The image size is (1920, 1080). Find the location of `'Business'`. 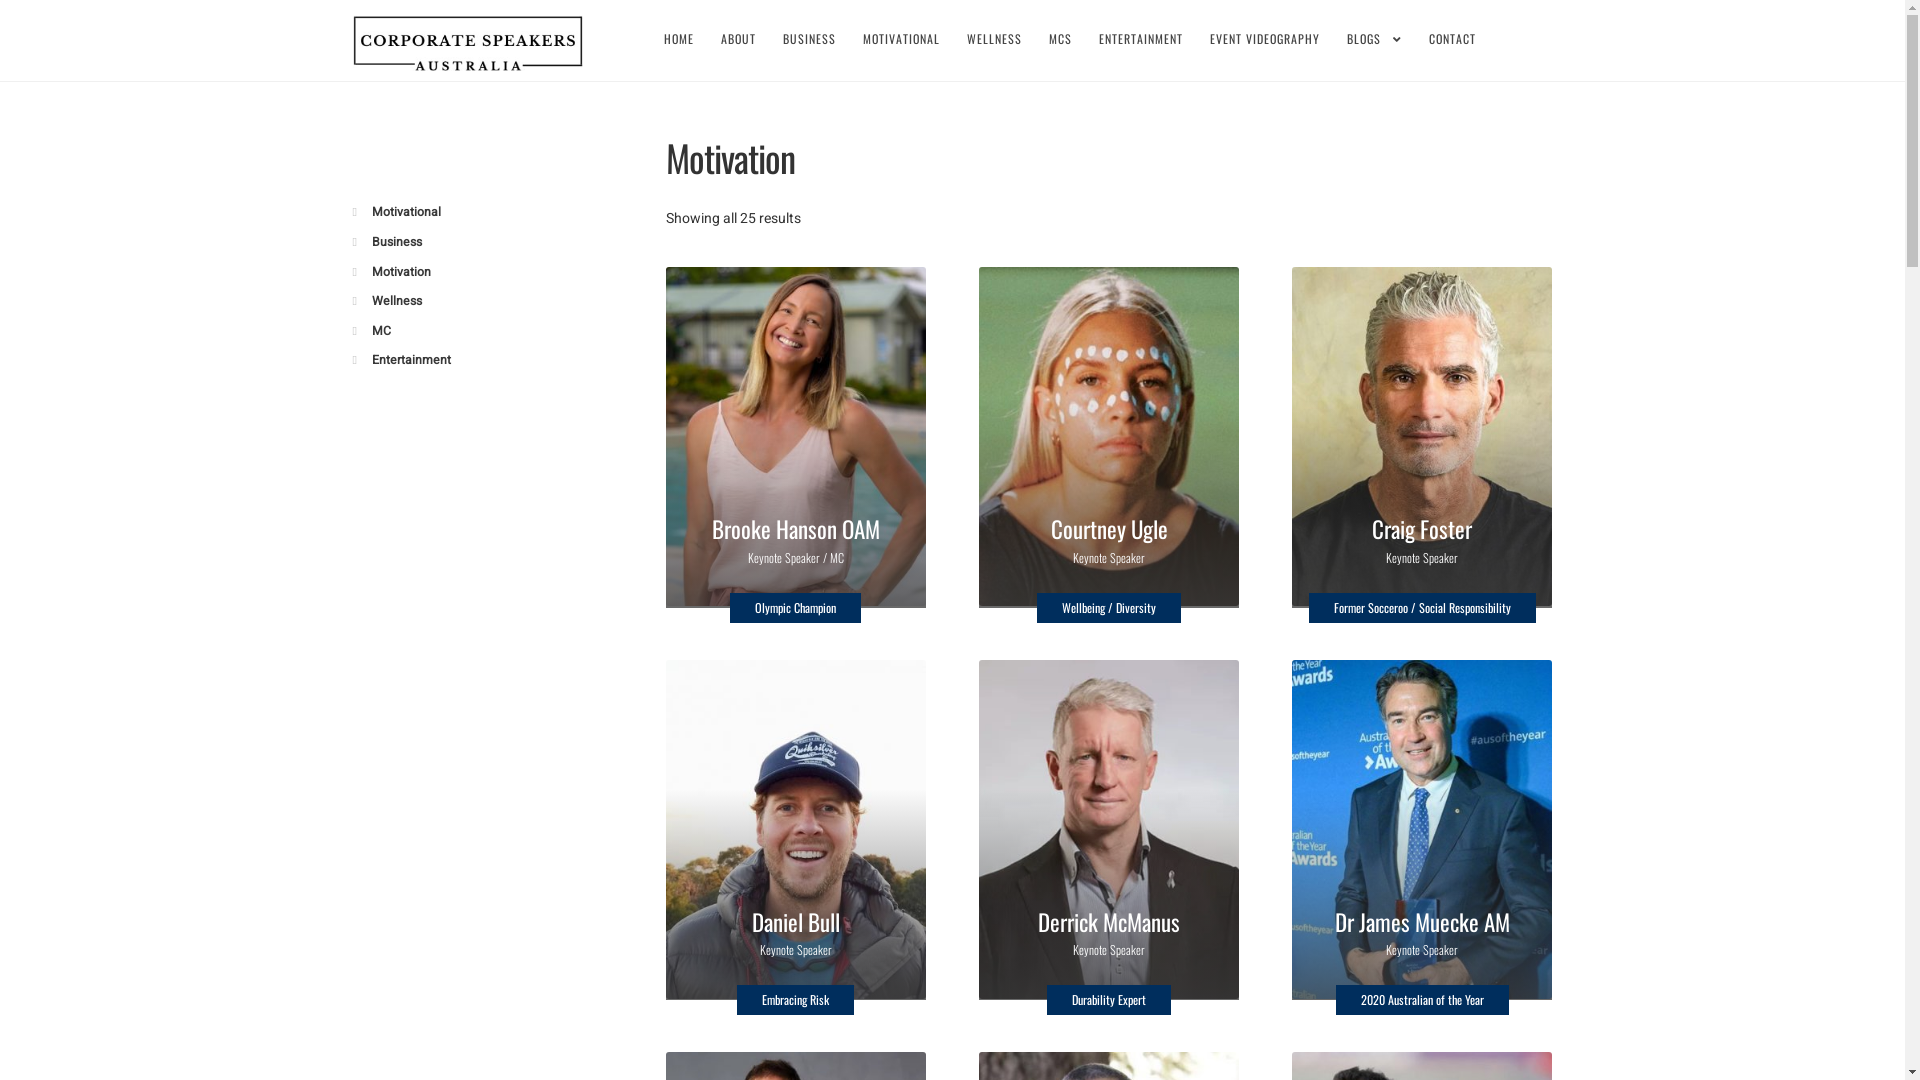

'Business' is located at coordinates (372, 241).